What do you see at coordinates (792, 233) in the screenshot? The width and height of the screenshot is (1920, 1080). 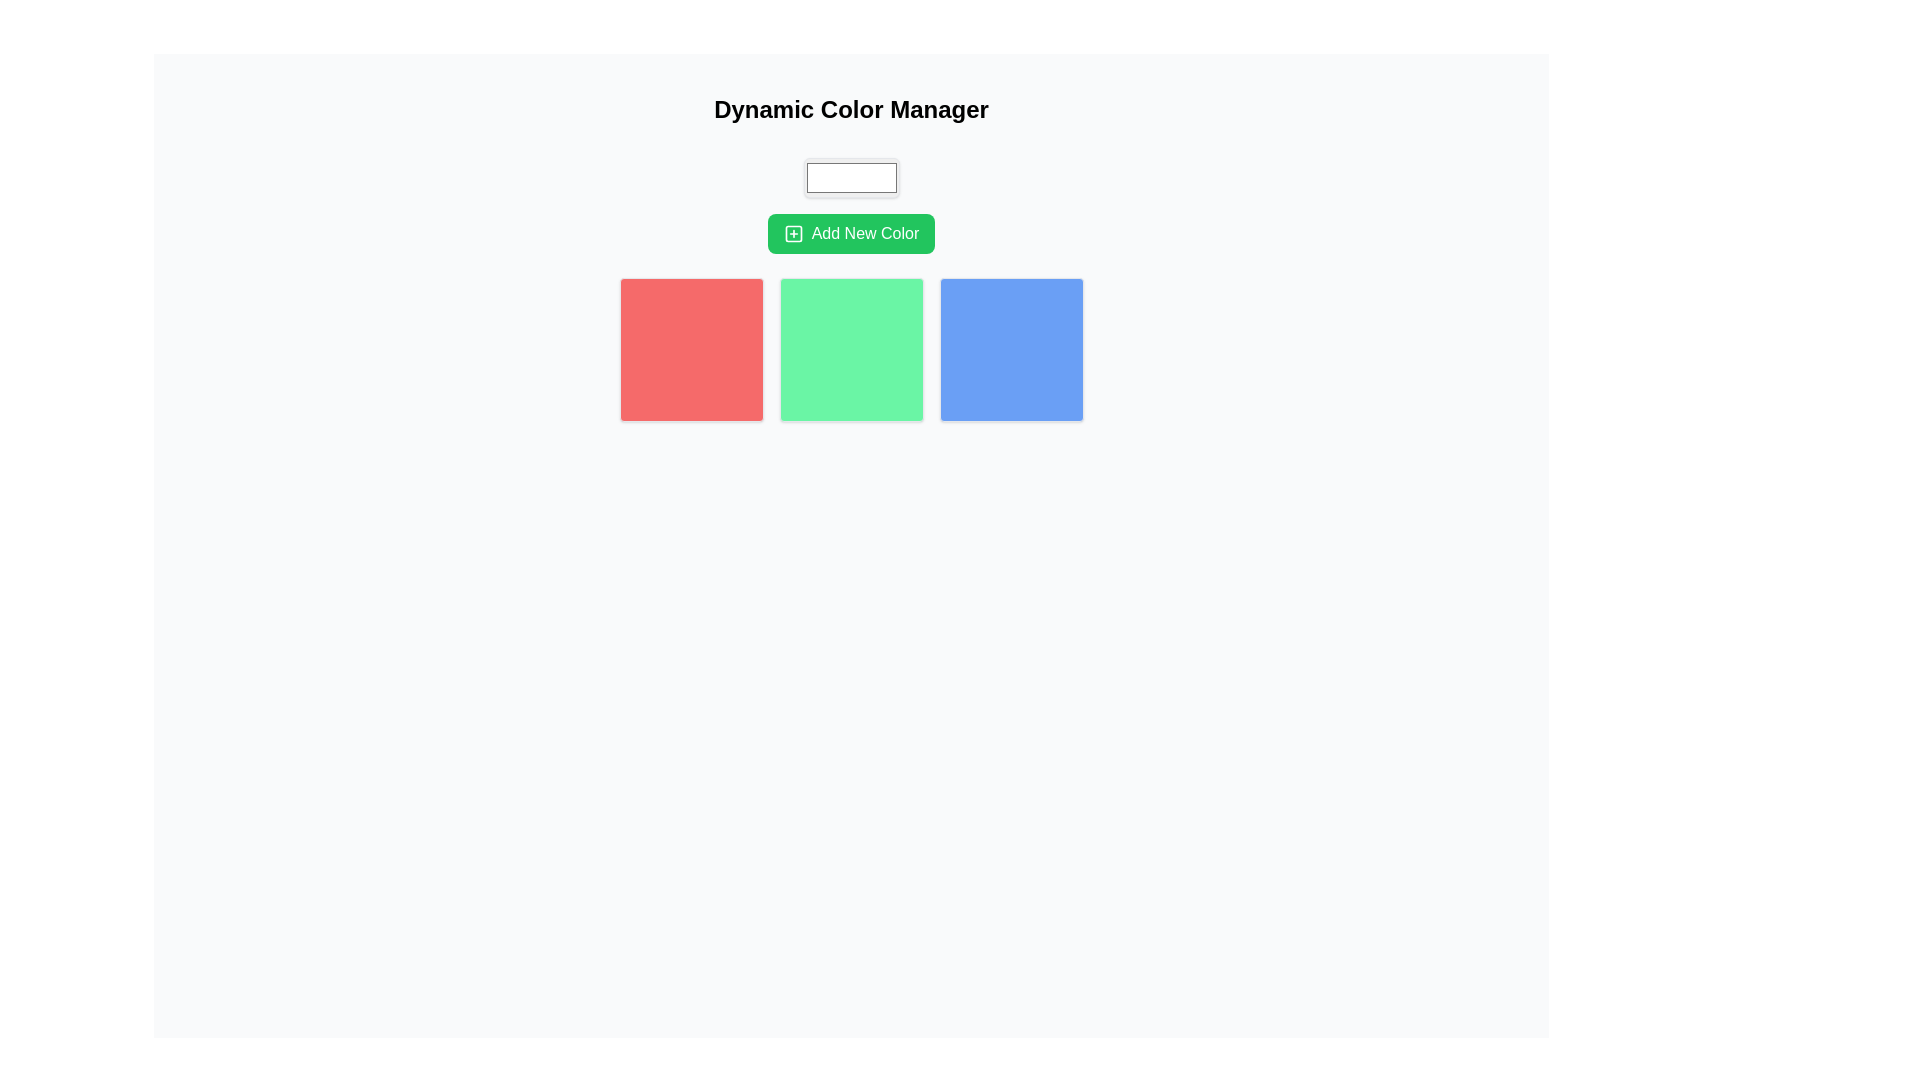 I see `the icon within the 'Add New Color' button, which visually suggests the action of adding or creating a new item` at bounding box center [792, 233].